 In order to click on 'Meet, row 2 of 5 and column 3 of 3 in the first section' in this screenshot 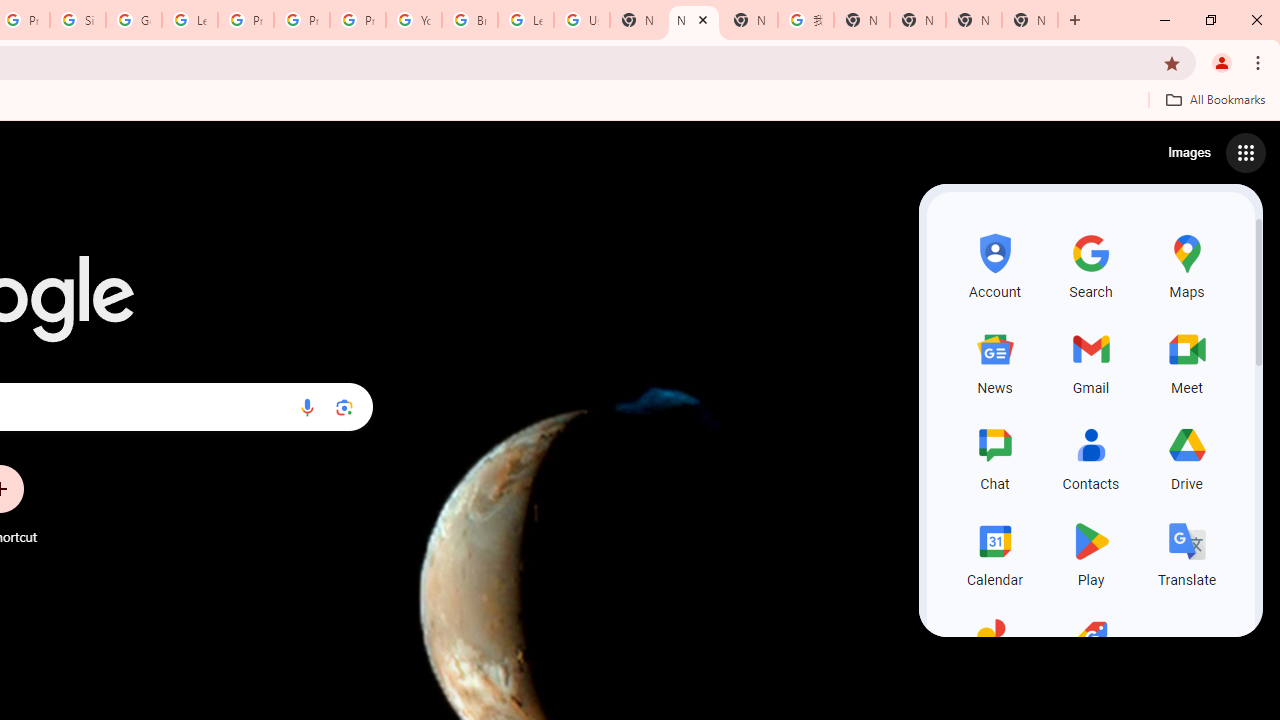, I will do `click(1187, 360)`.